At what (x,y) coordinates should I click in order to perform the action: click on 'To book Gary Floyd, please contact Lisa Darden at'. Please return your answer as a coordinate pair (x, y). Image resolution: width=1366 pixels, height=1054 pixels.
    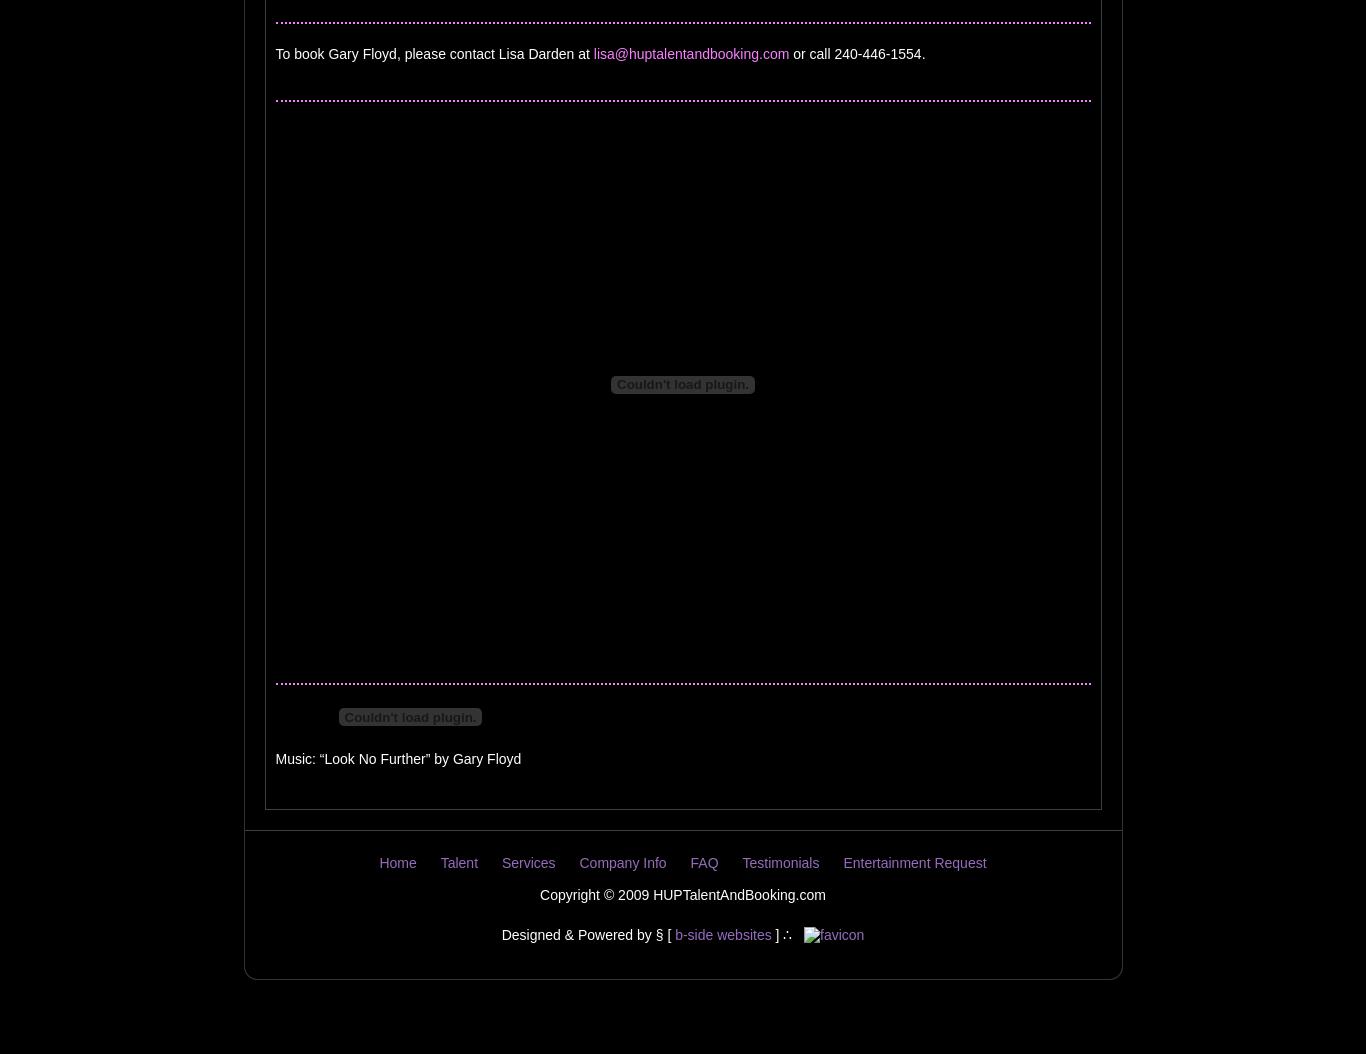
    Looking at the image, I should click on (432, 53).